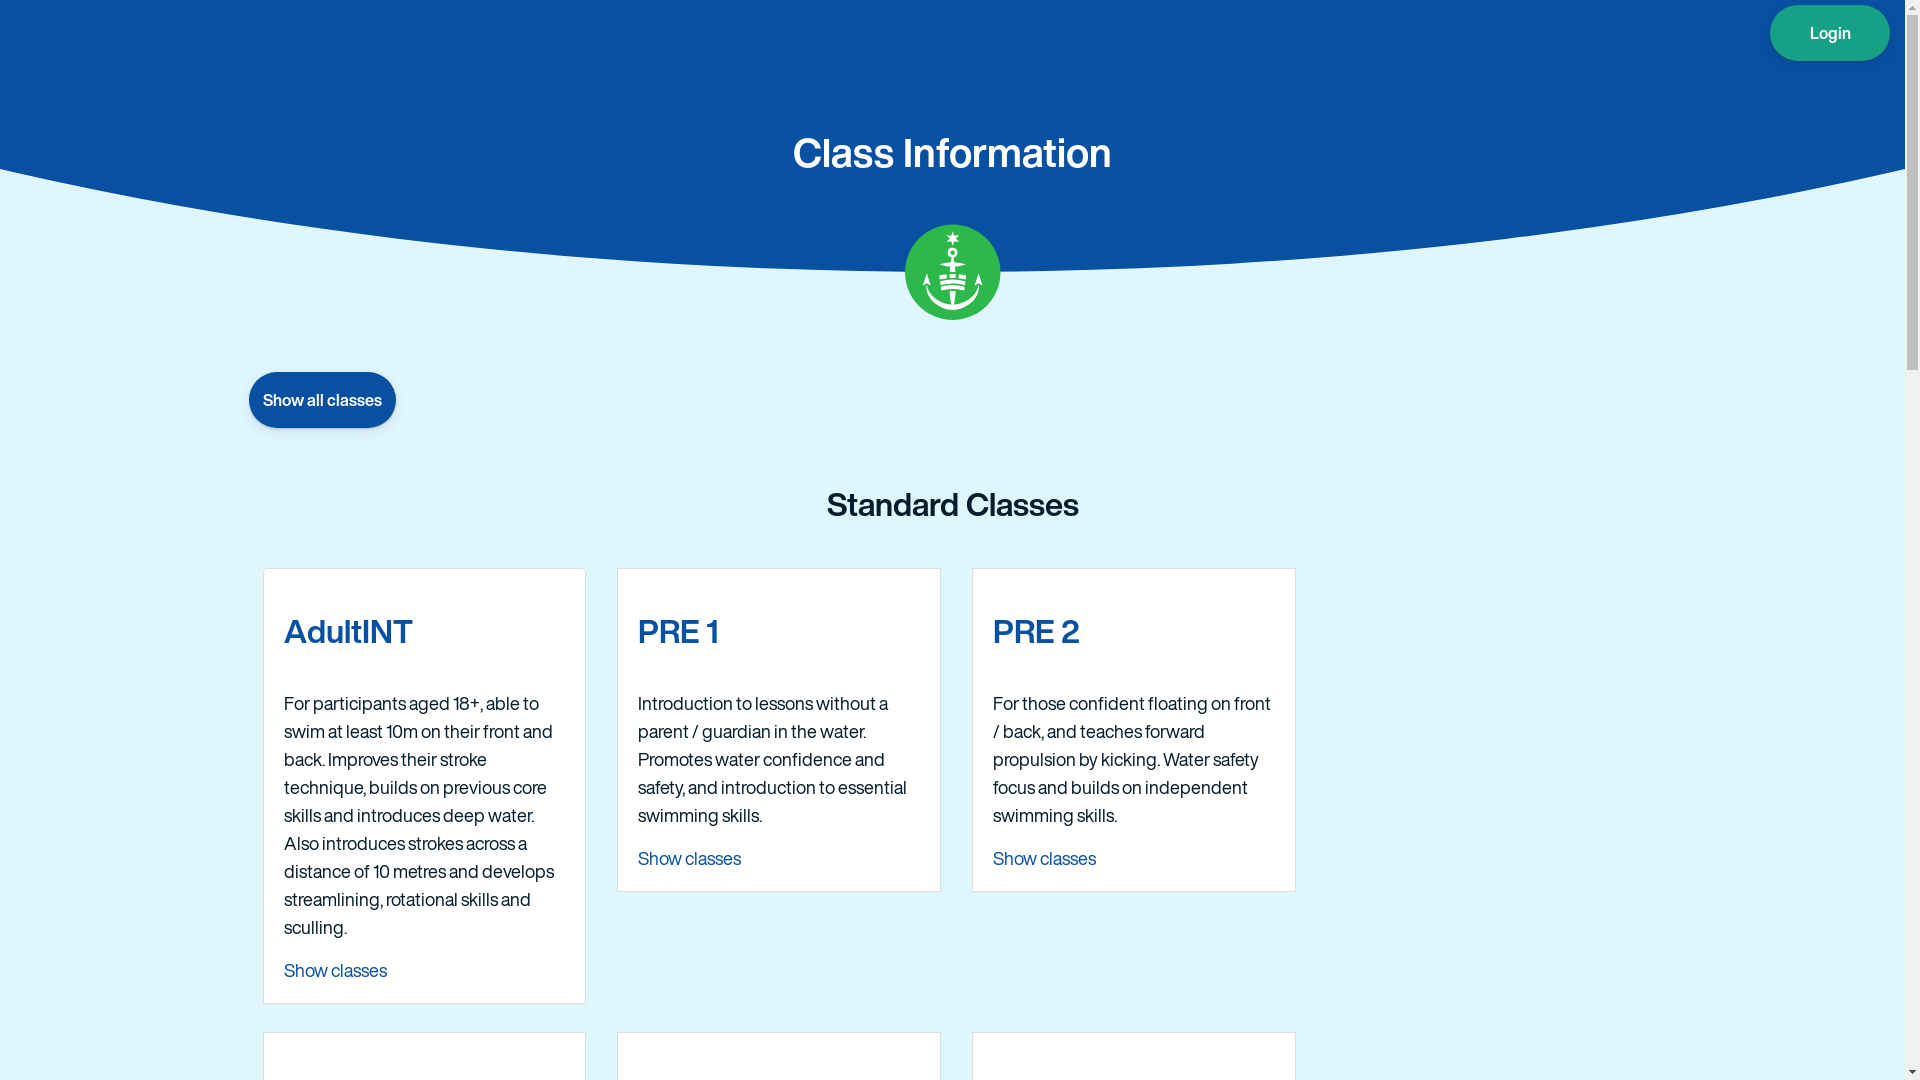  I want to click on 'Login', so click(1829, 33).